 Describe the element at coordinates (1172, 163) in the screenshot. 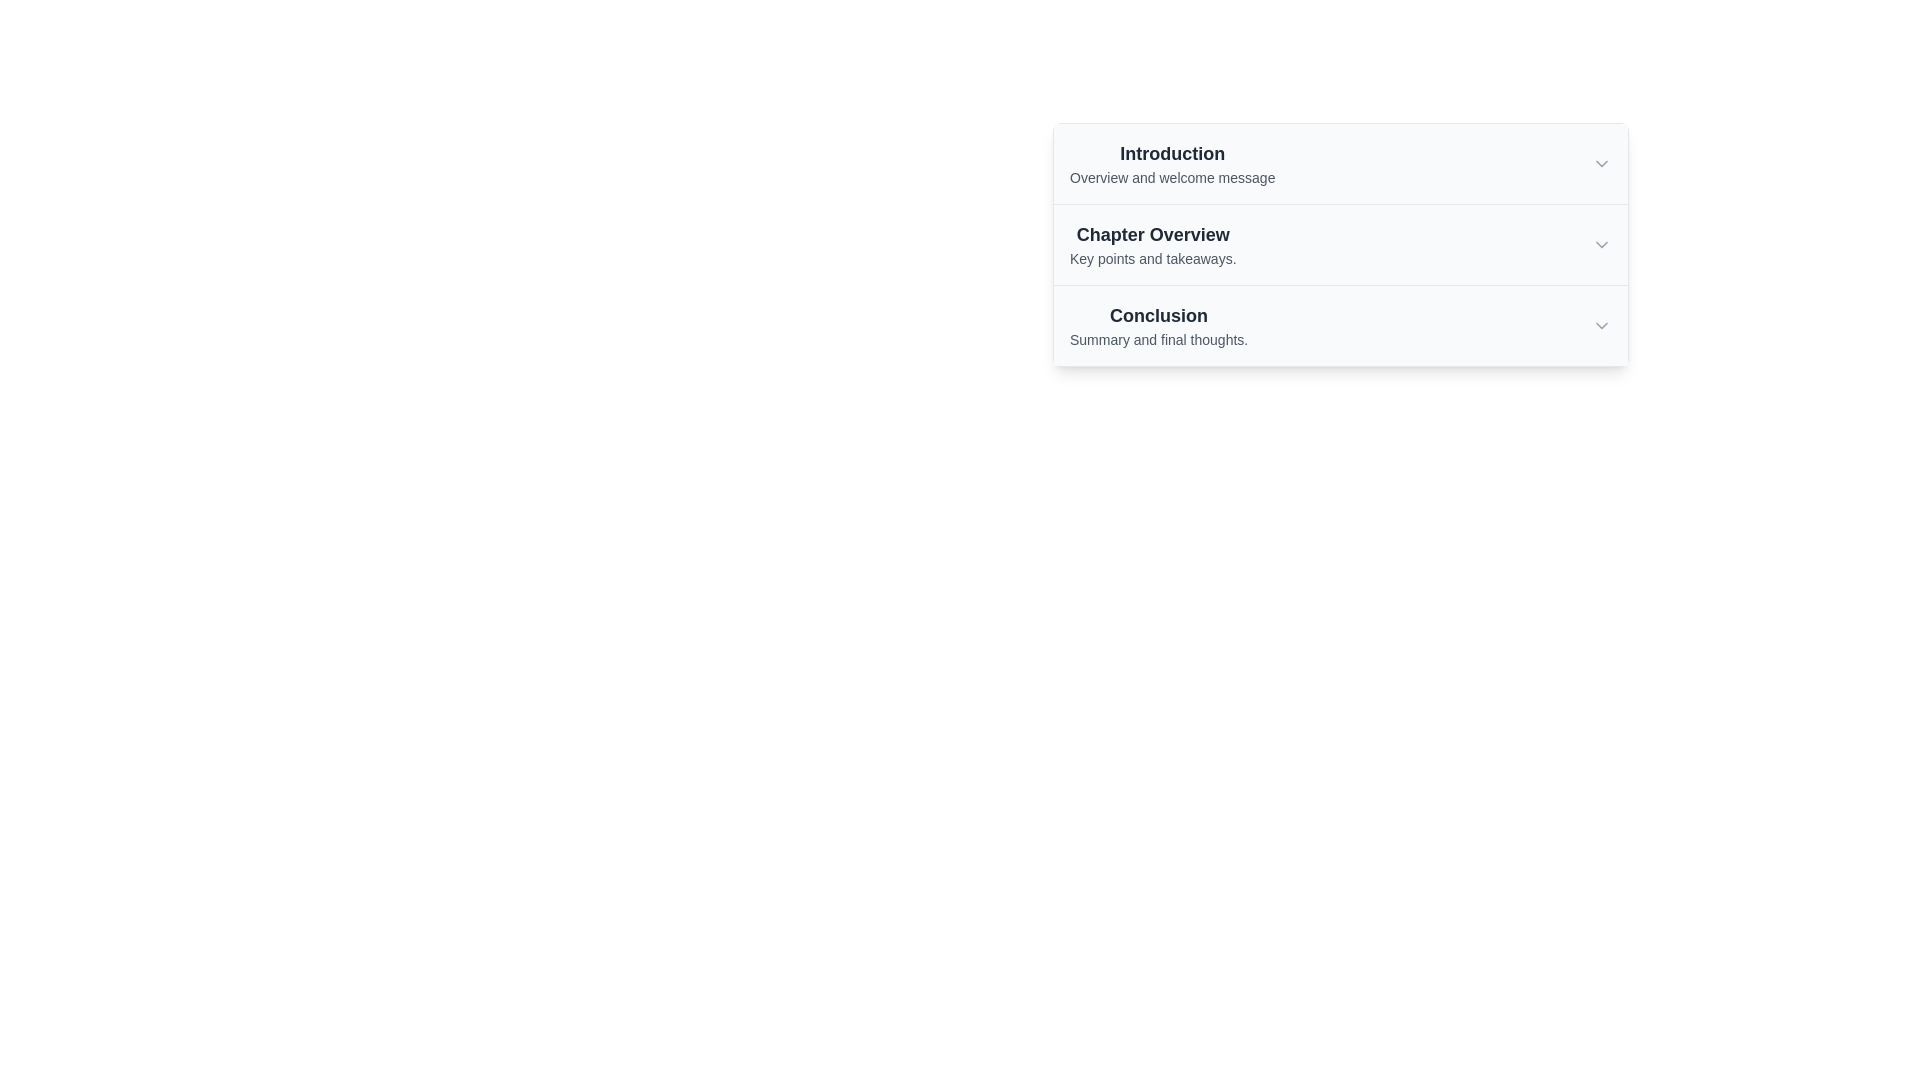

I see `the title and subtitle Text block located at the top of the sidebar navigation component, which is above 'Chapter Overview' and 'Conclusion'` at that location.